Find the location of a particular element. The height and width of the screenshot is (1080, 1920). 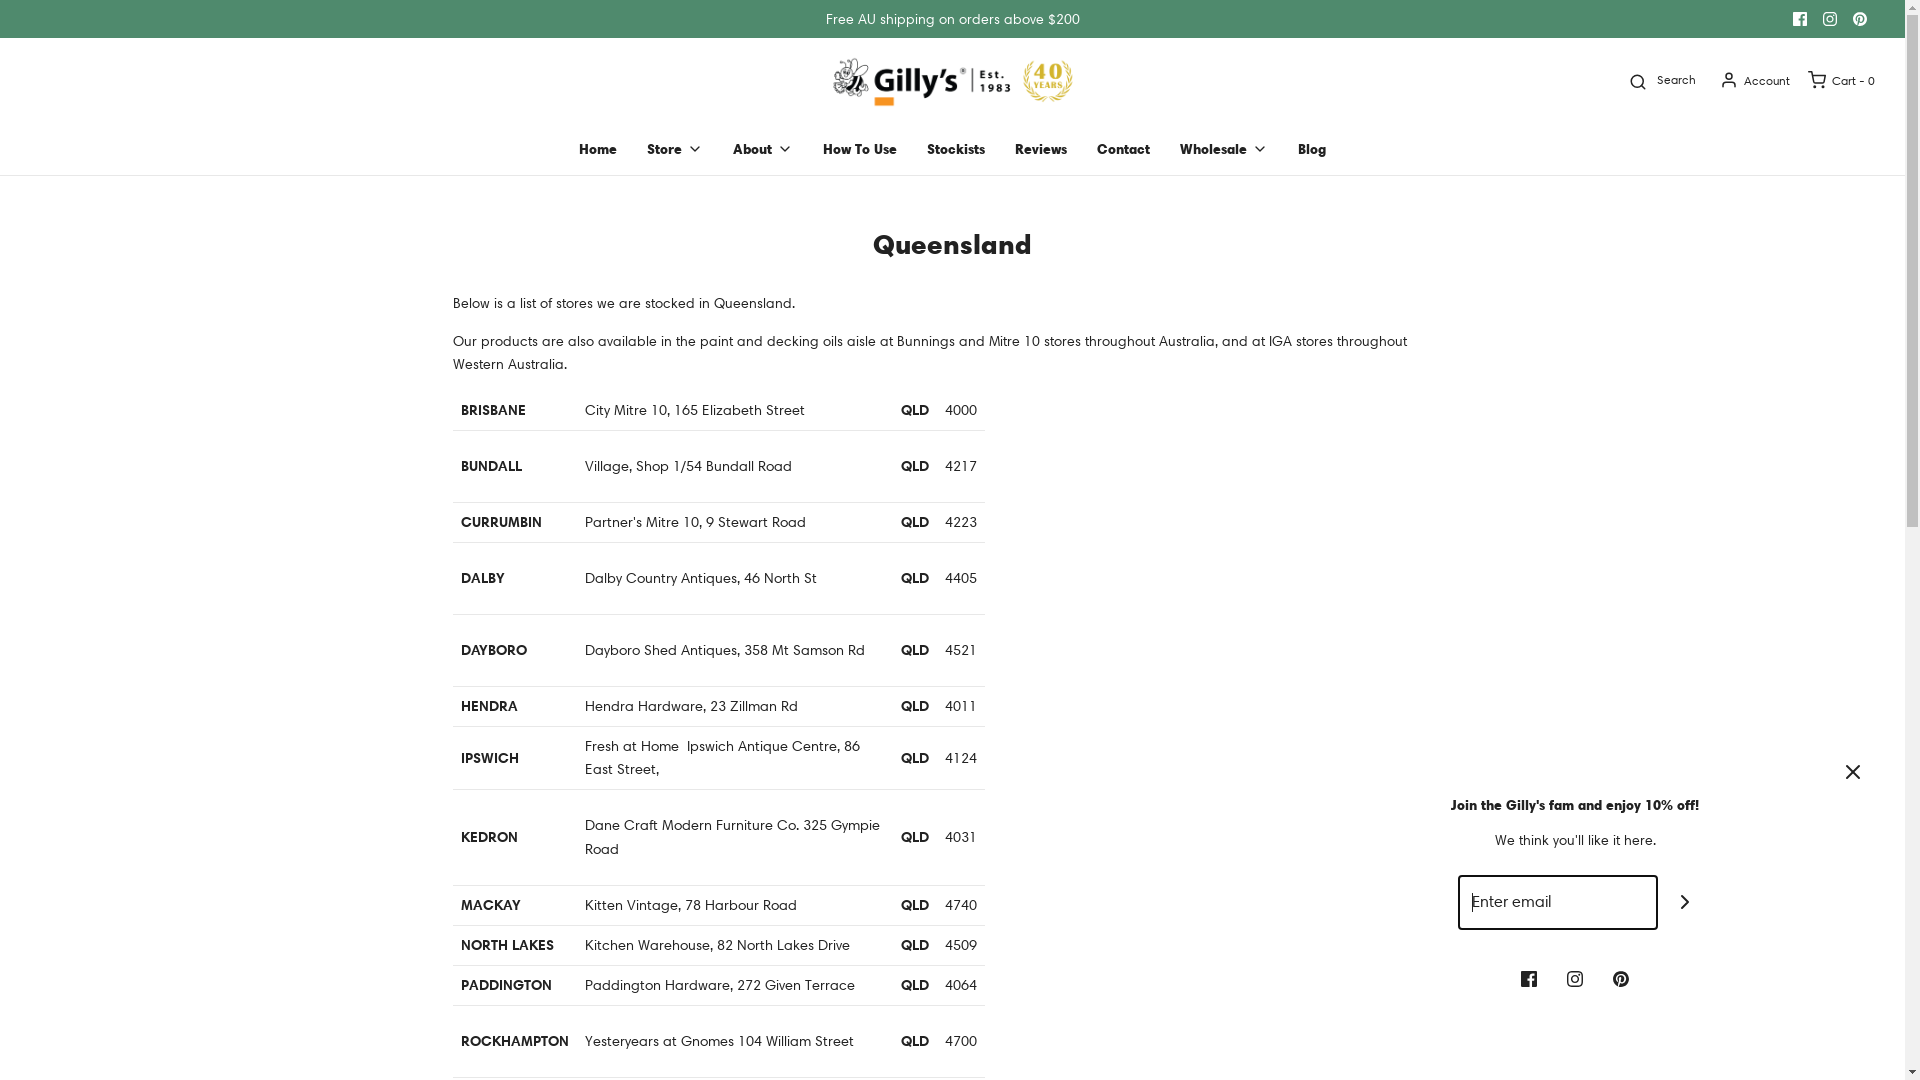

'Wholesale' is located at coordinates (1223, 148).